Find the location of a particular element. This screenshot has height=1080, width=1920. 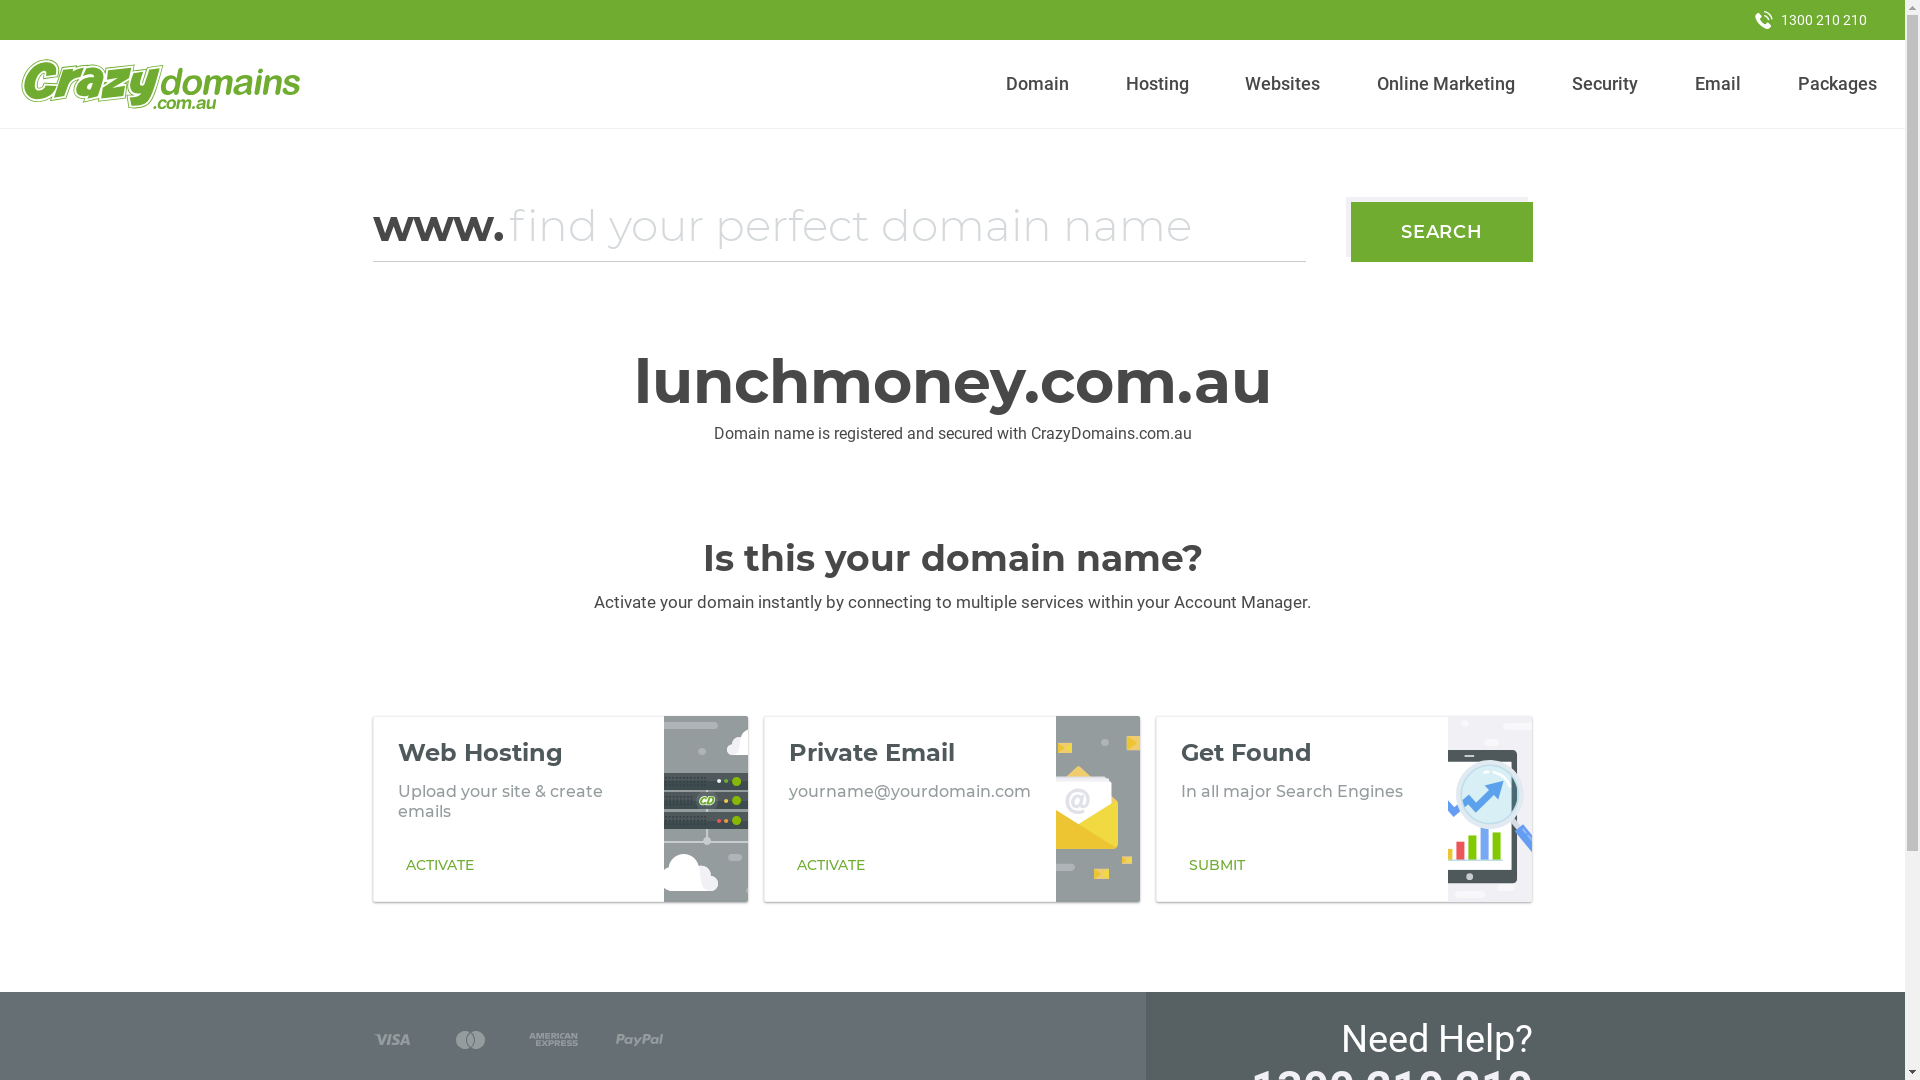

'Private Email is located at coordinates (950, 808).